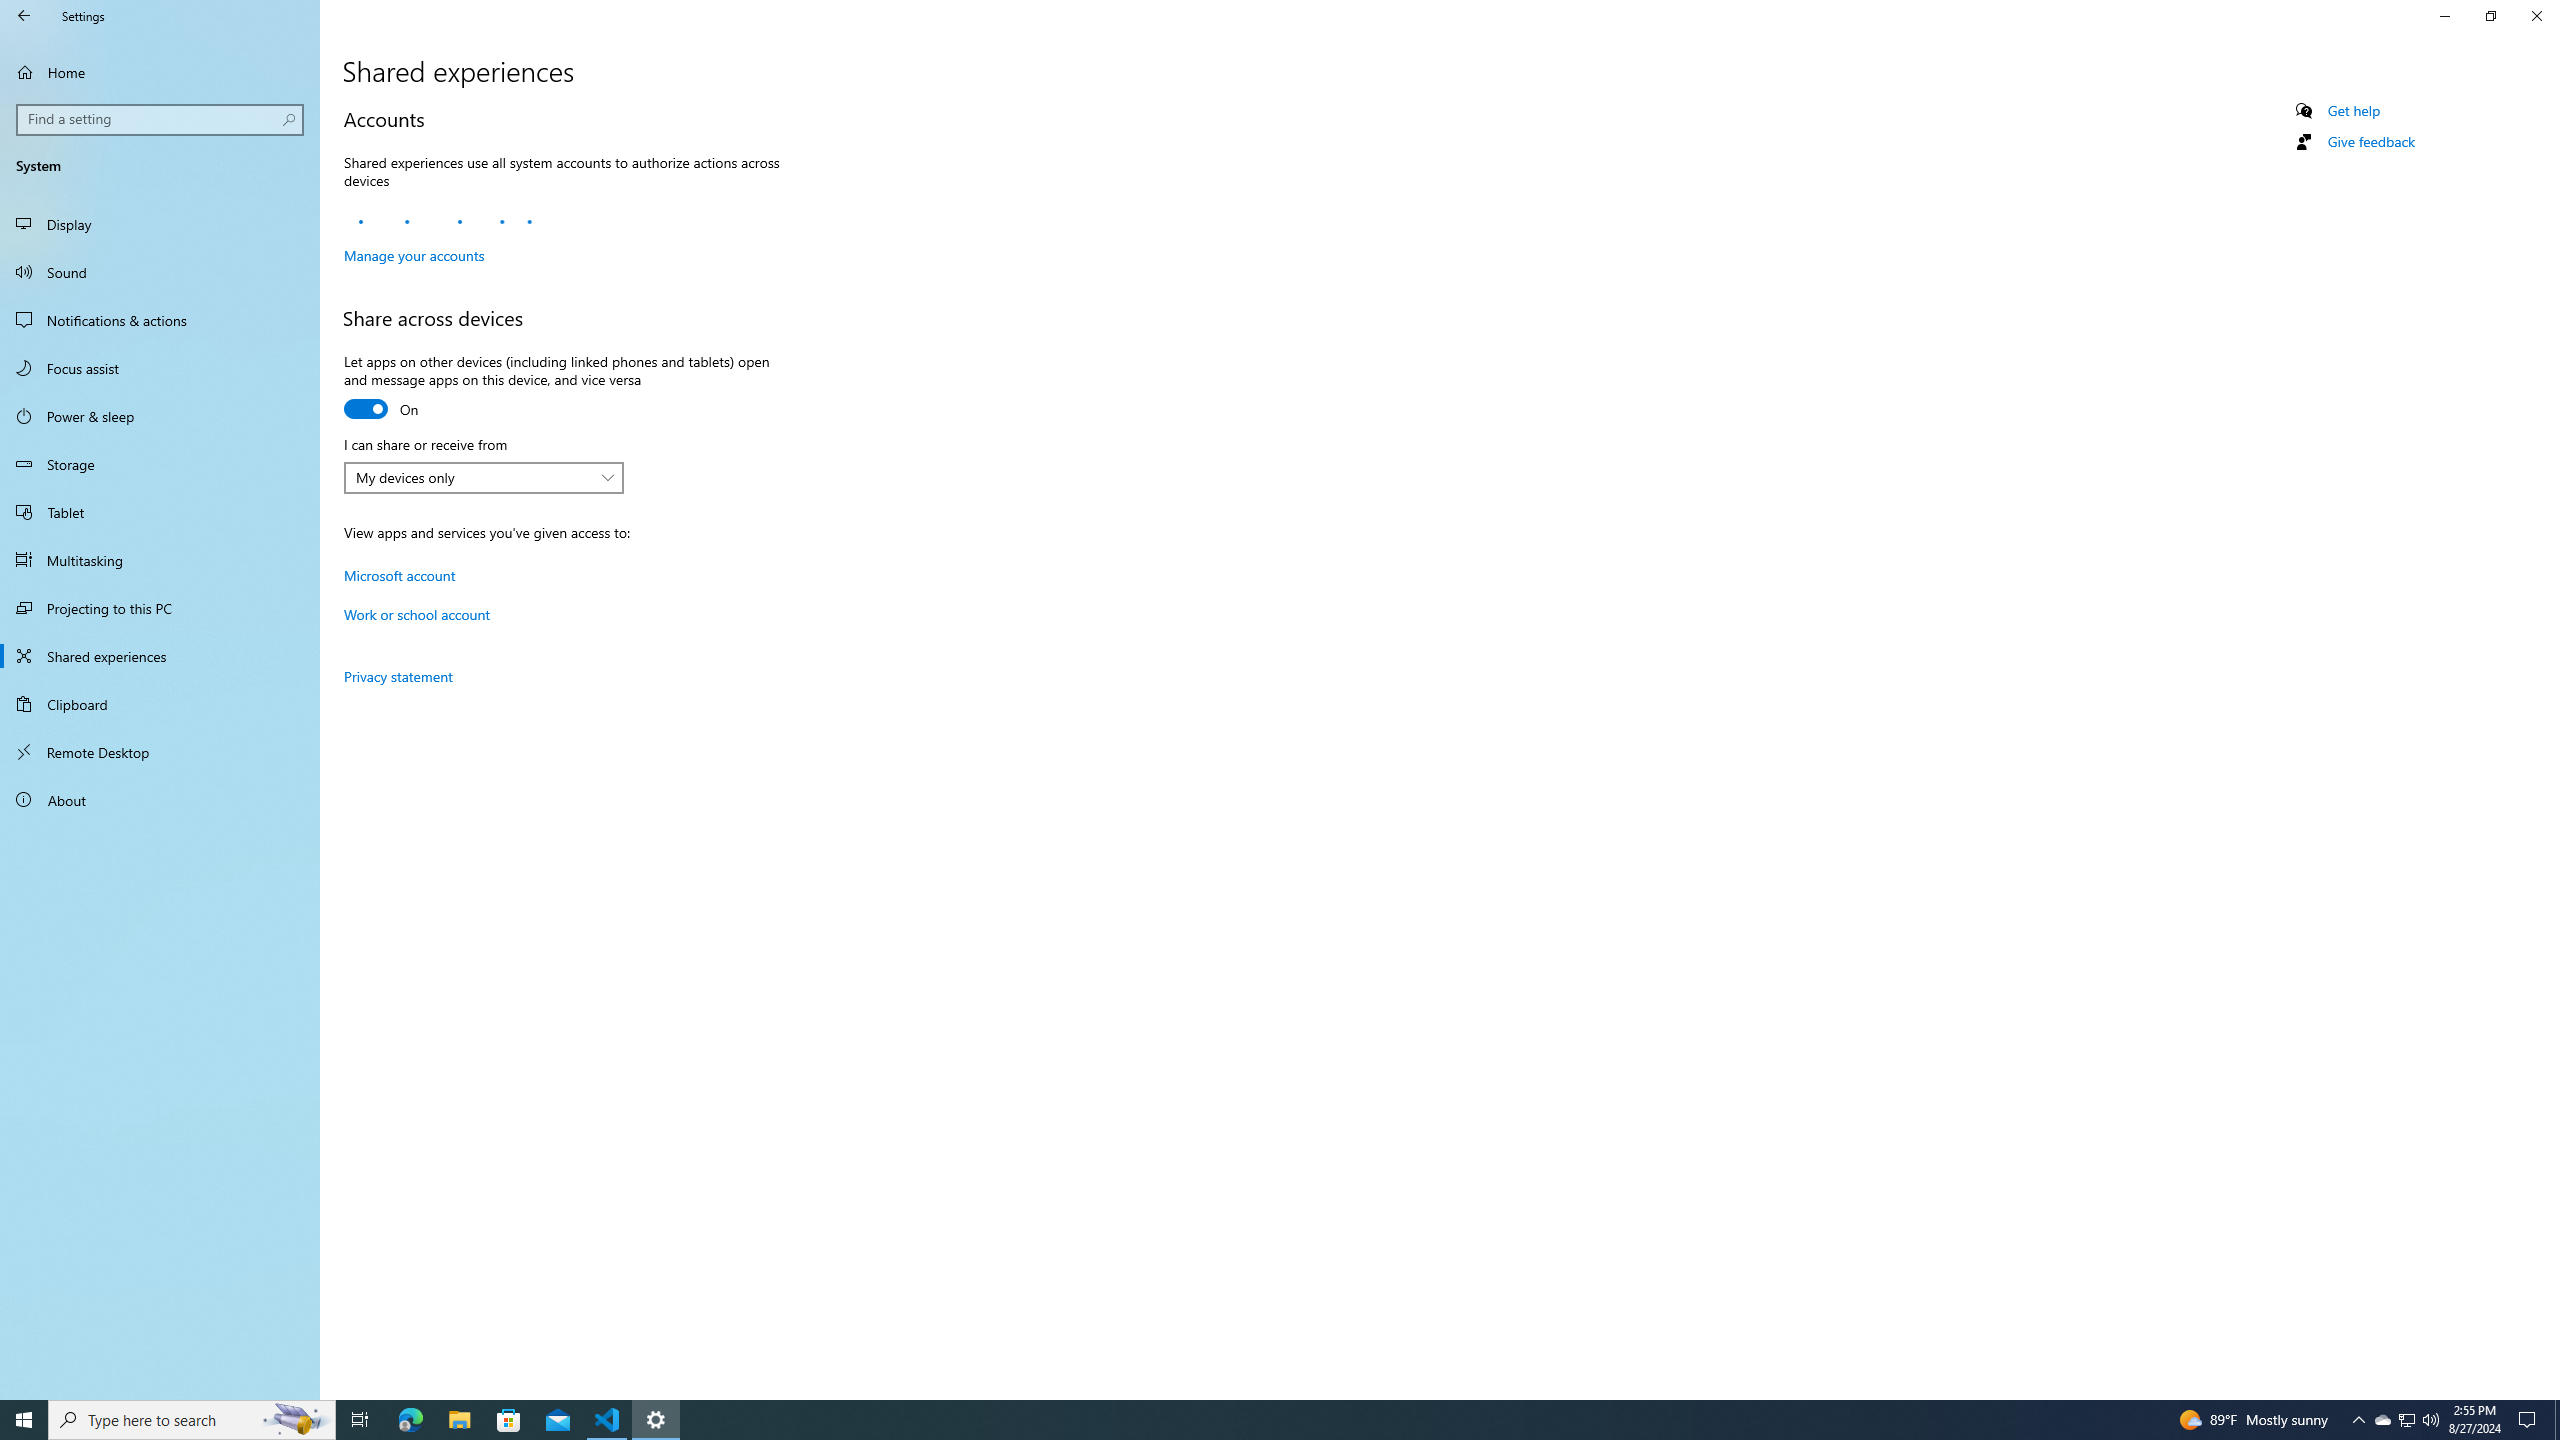  What do you see at coordinates (656, 1418) in the screenshot?
I see `'Settings - 1 running window'` at bounding box center [656, 1418].